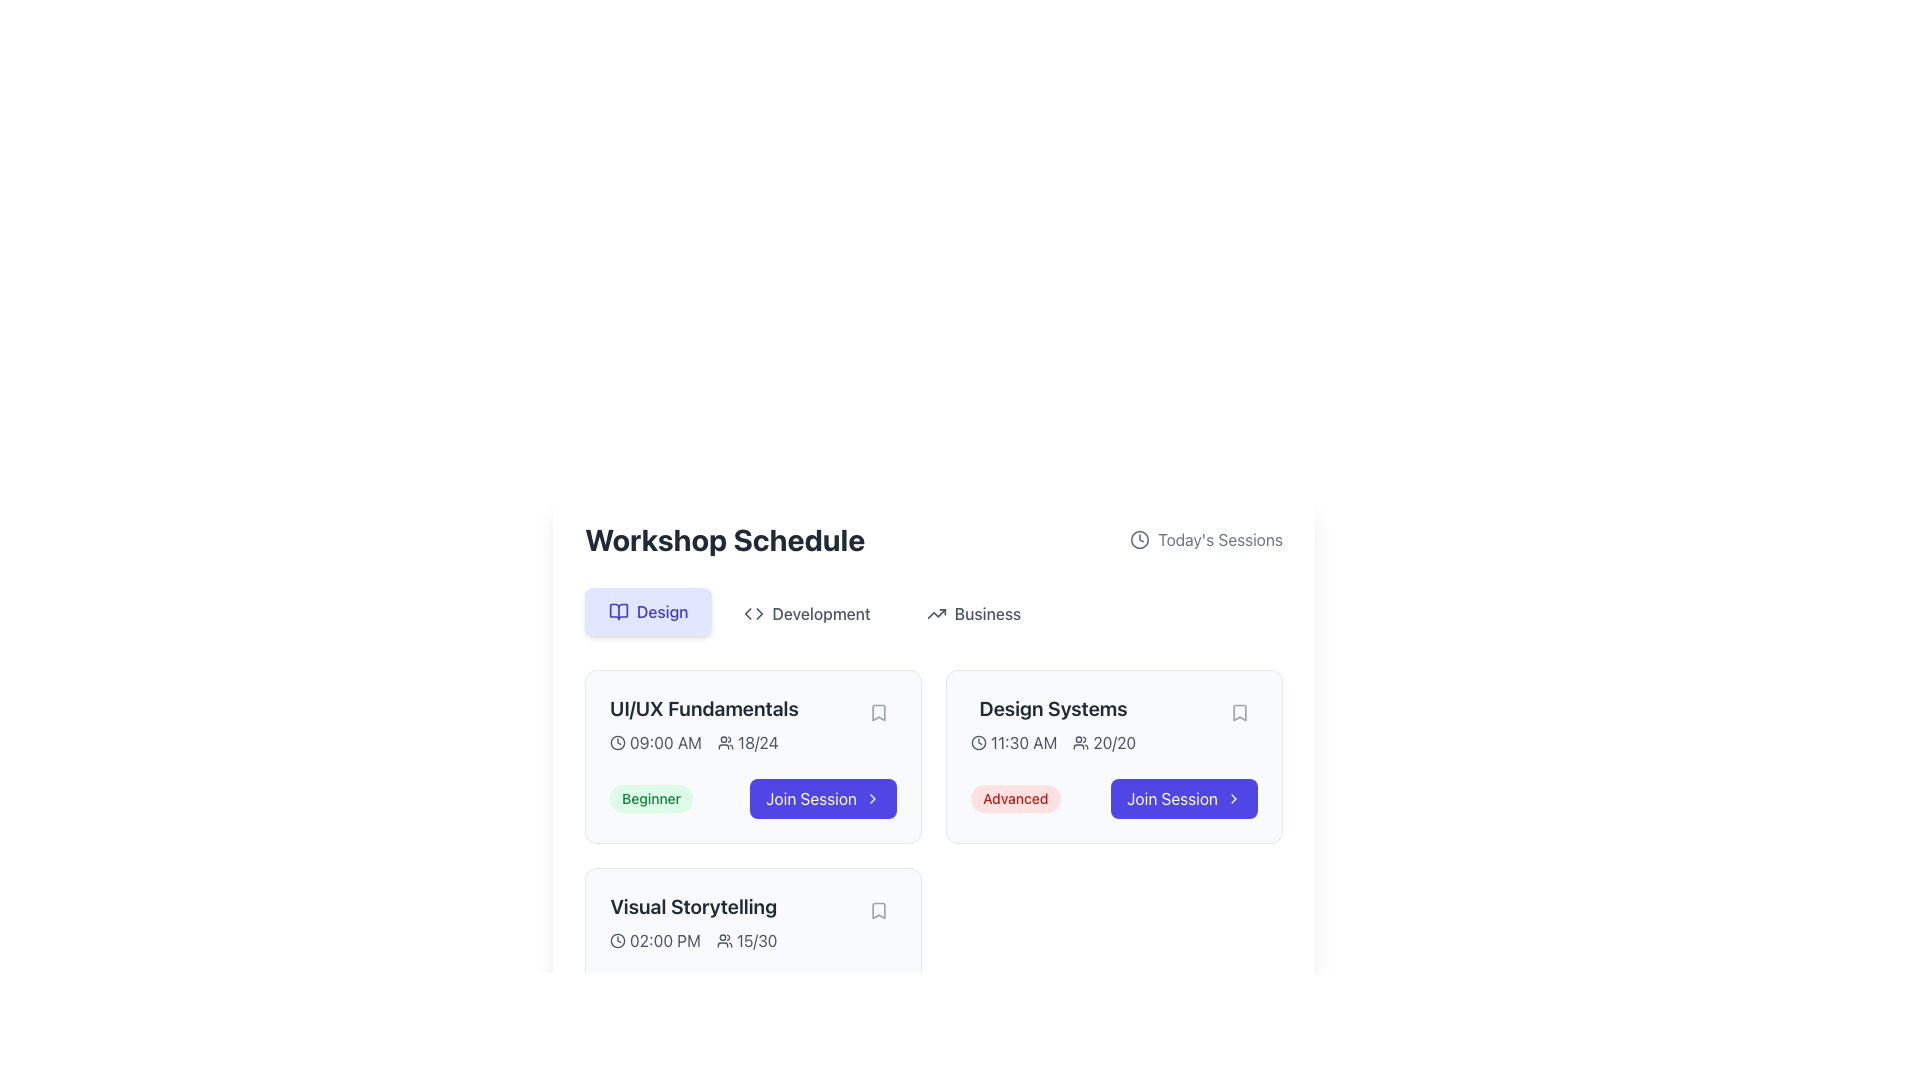 The height and width of the screenshot is (1080, 1920). I want to click on the time information displayed next, so click(1014, 743).